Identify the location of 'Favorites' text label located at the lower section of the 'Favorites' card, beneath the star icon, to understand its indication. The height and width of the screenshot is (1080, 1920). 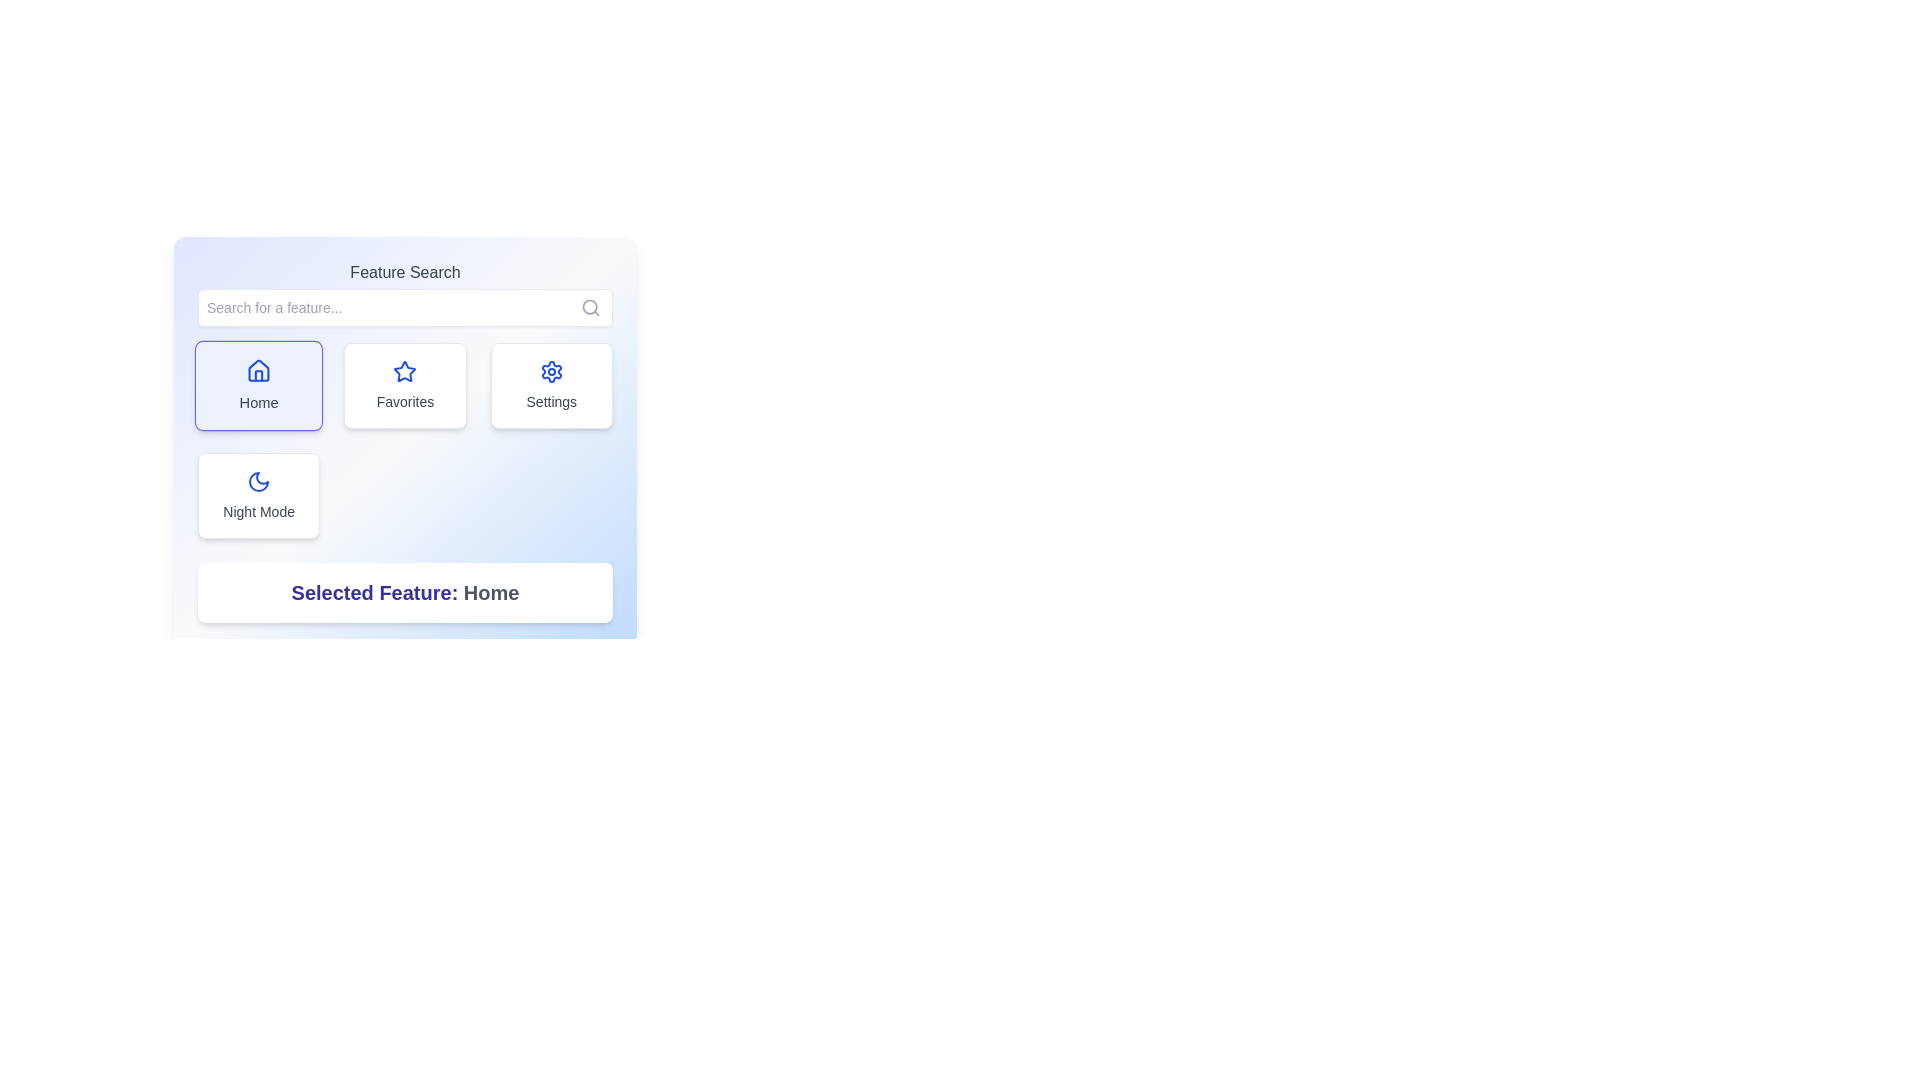
(404, 401).